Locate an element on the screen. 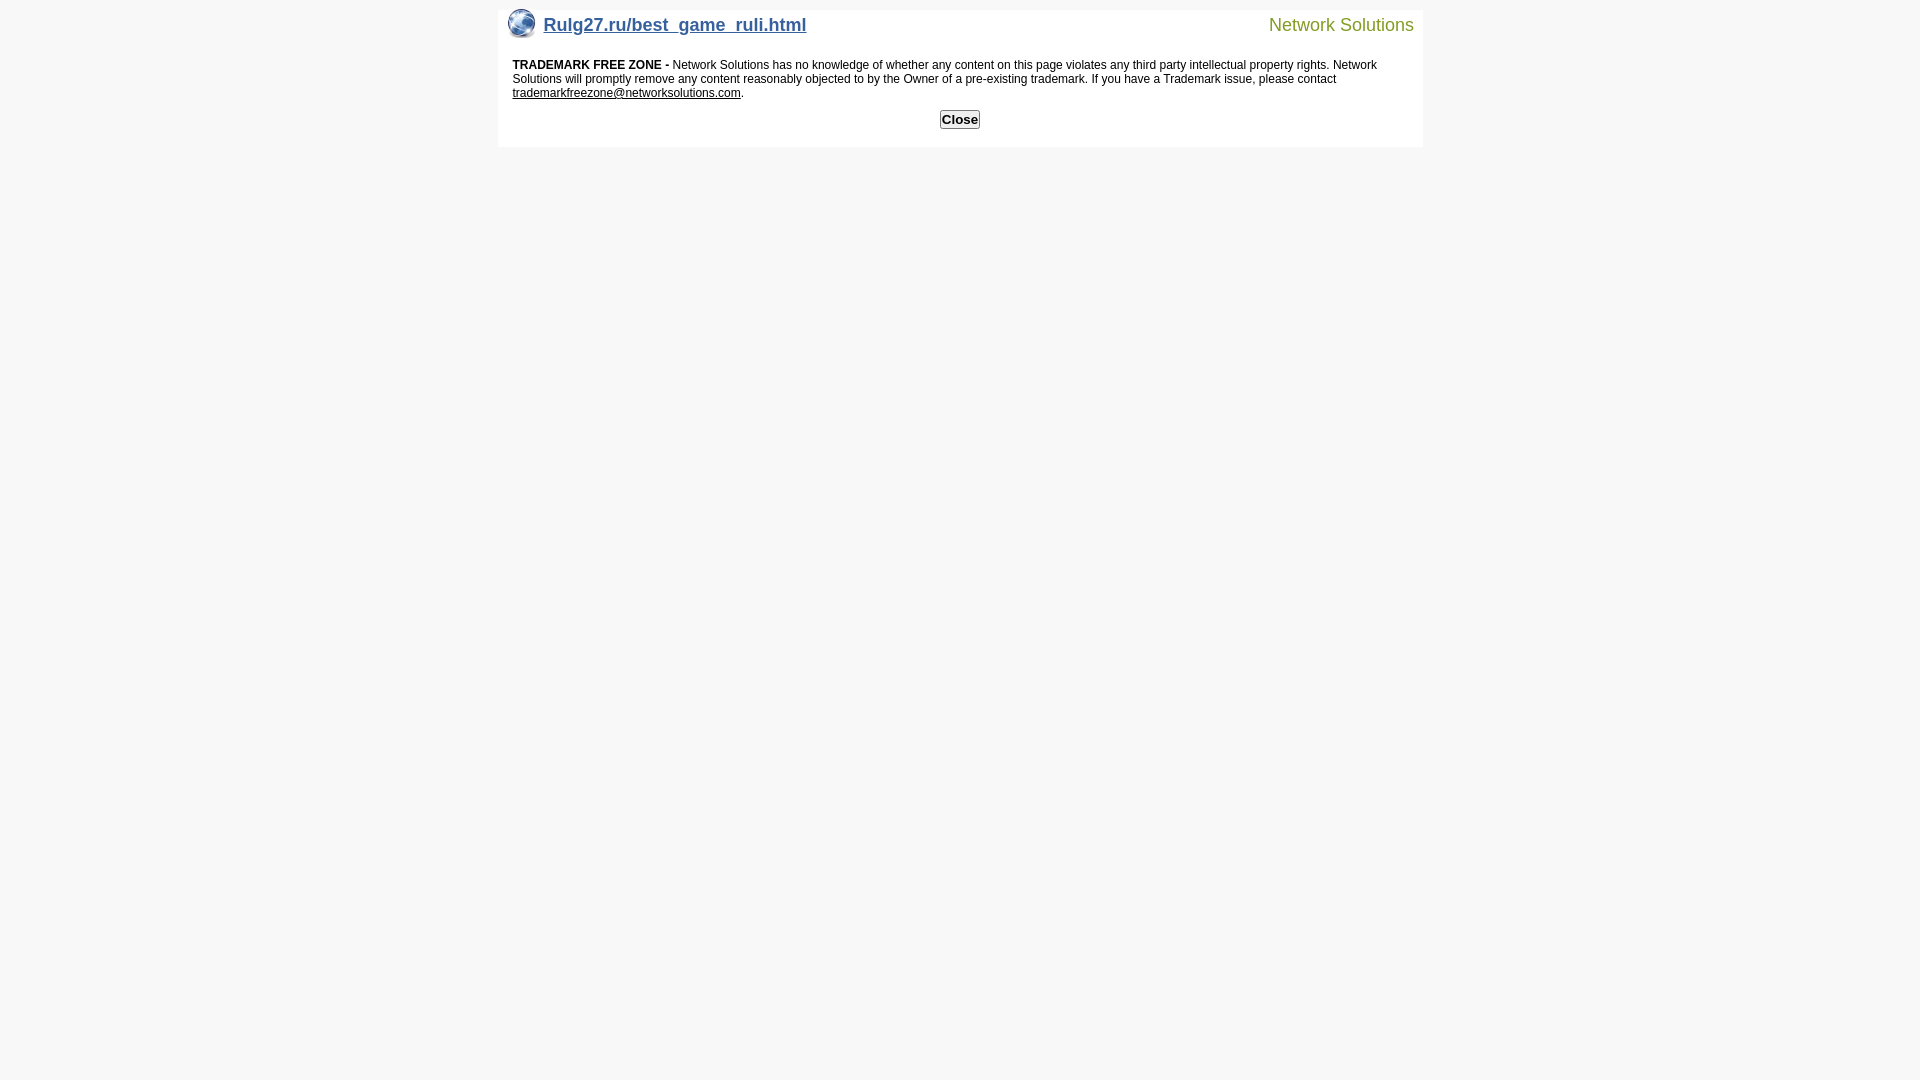 The image size is (1920, 1080). 'Network Solutions' is located at coordinates (1329, 23).